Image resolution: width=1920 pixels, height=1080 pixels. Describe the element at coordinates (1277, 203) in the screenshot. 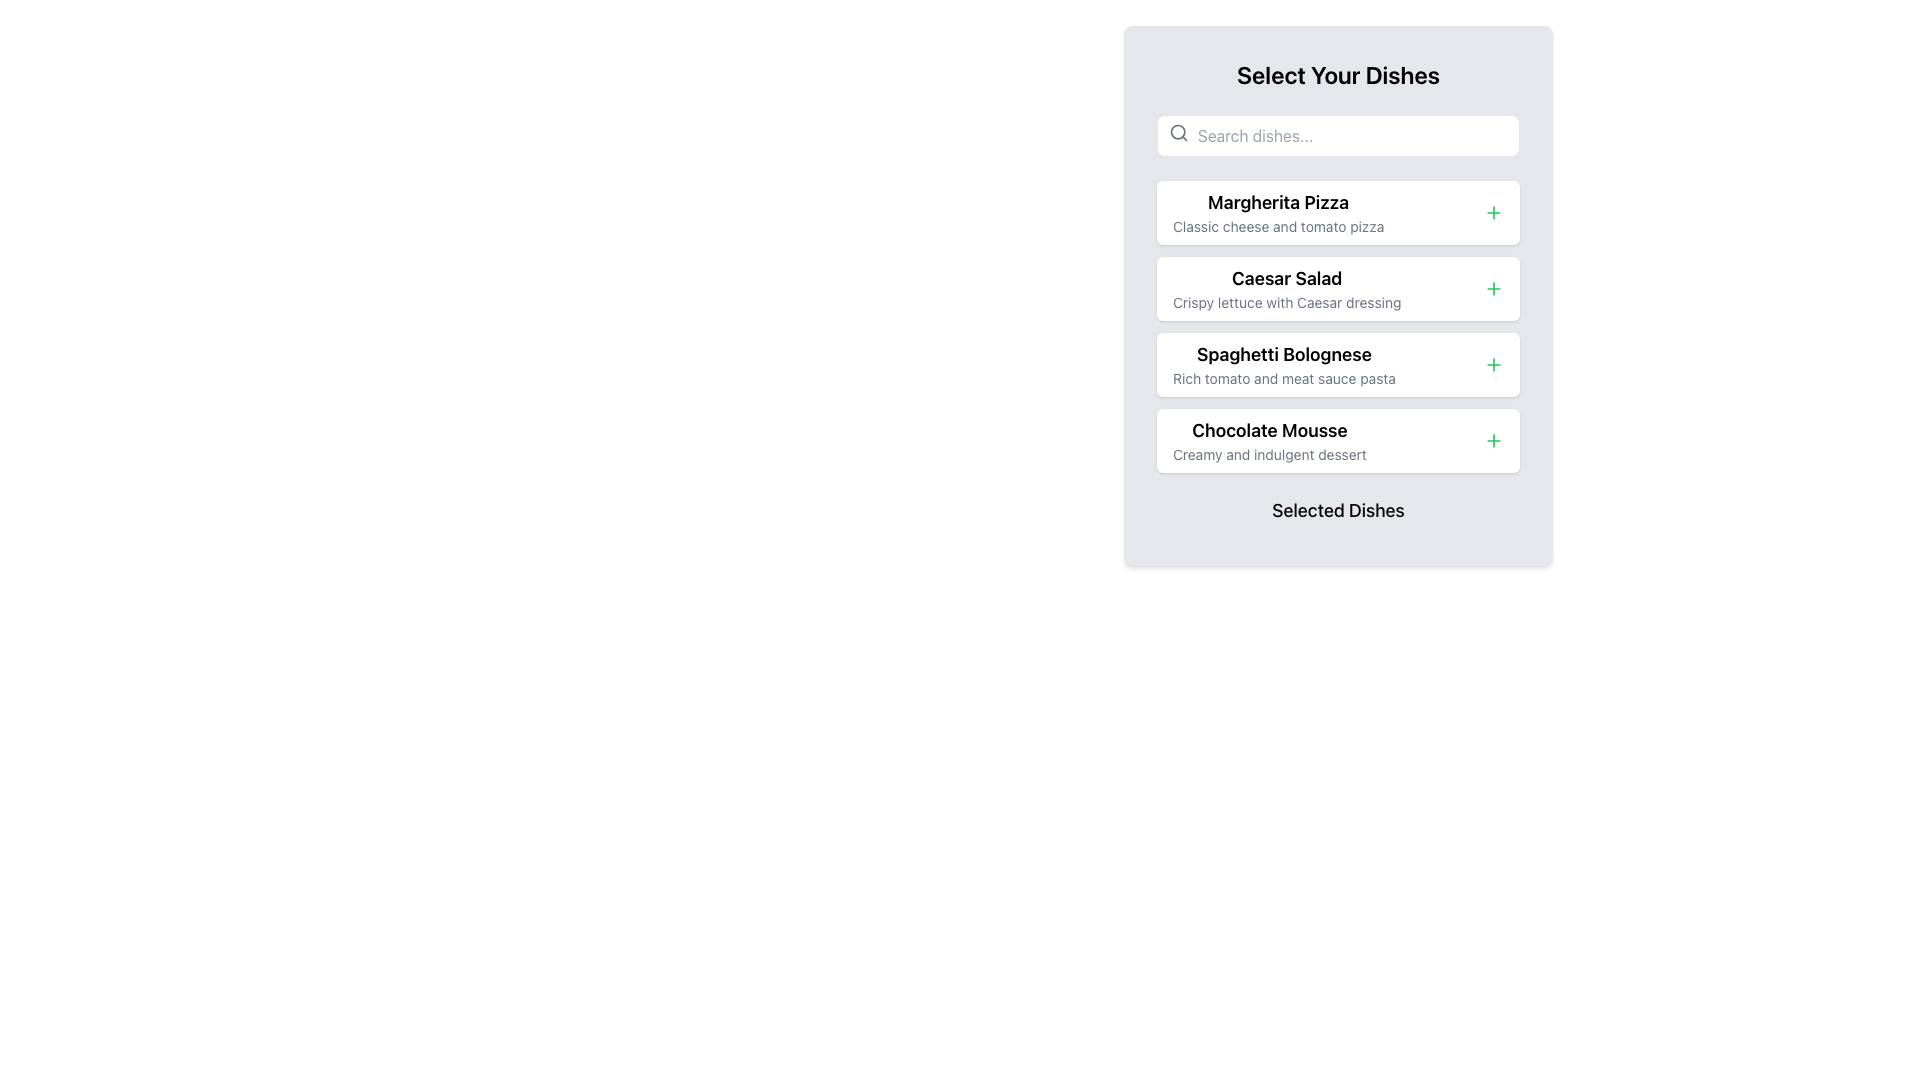

I see `the 'Margherita Pizza' text label, which is displayed in a bold and larger font within a rounded white button-like area on a gray background panel` at that location.